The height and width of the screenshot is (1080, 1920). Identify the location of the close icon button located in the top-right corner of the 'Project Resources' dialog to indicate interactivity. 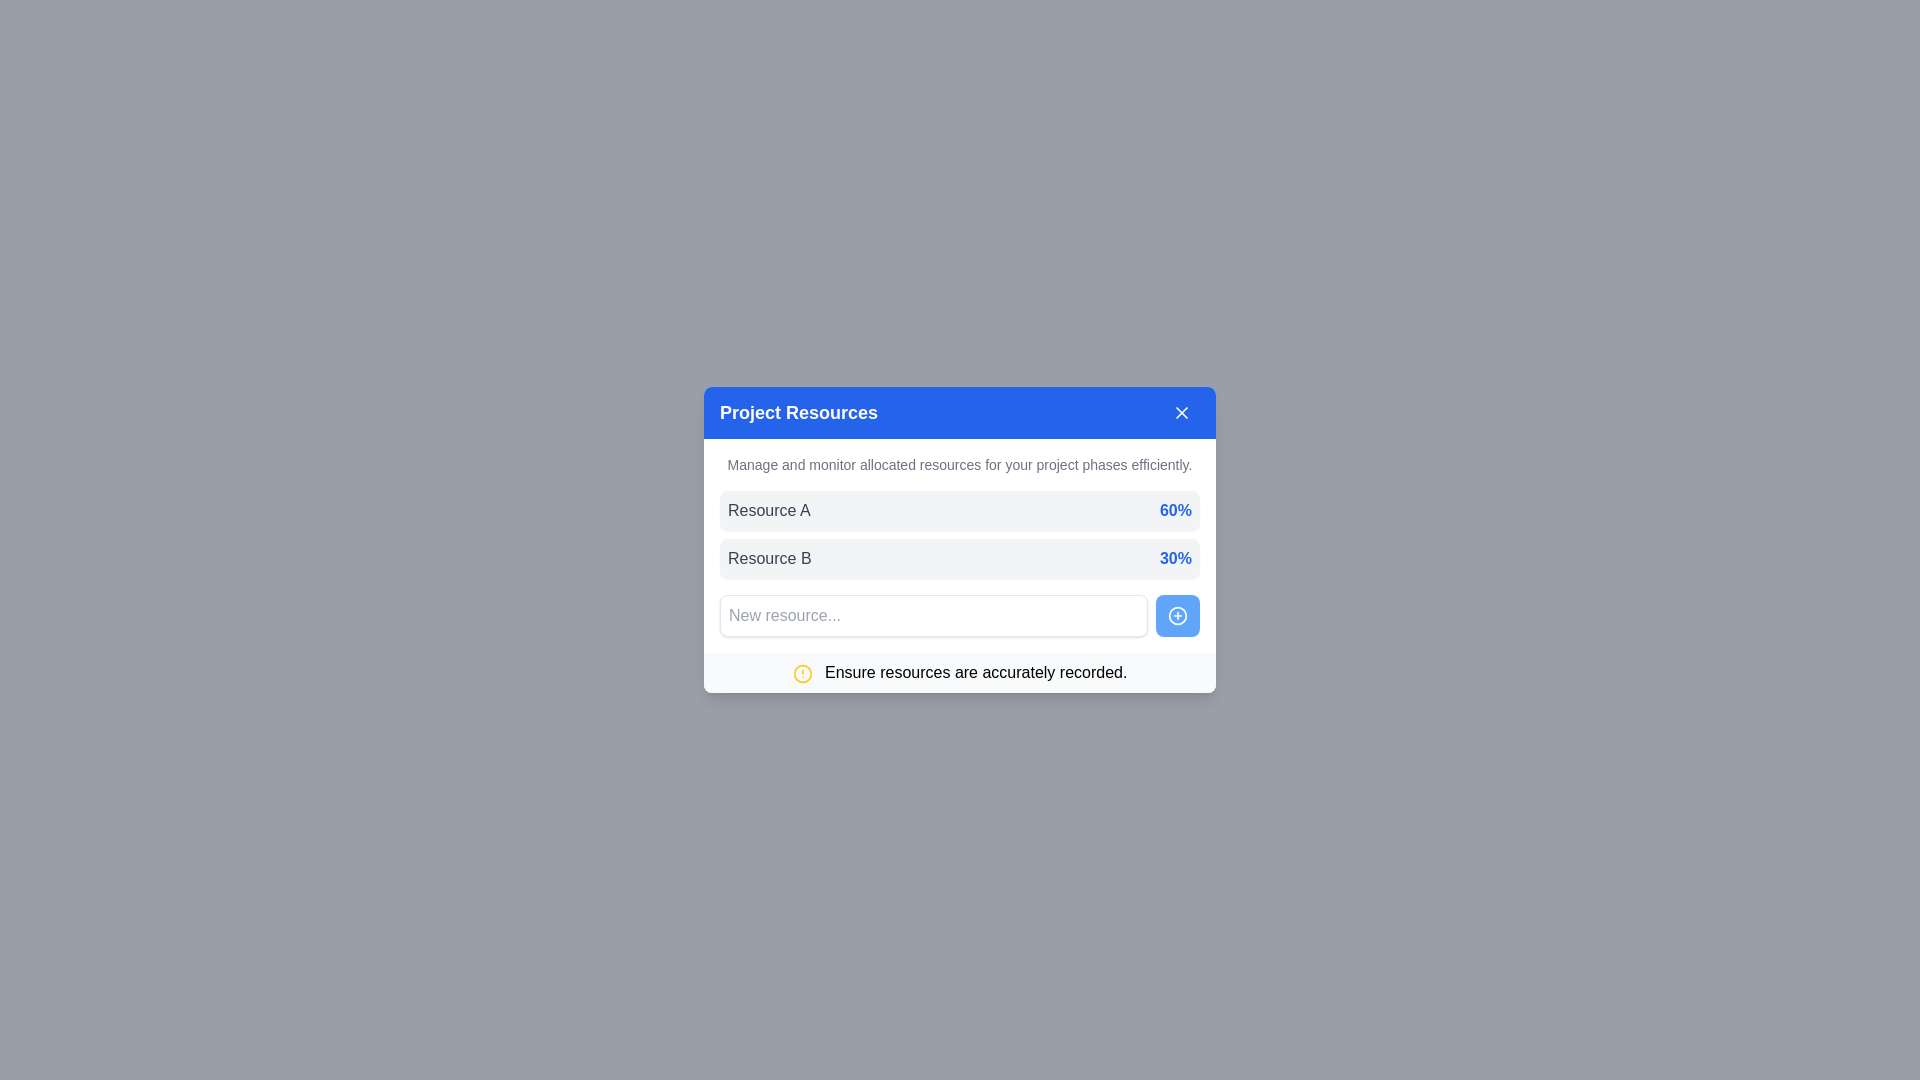
(1181, 411).